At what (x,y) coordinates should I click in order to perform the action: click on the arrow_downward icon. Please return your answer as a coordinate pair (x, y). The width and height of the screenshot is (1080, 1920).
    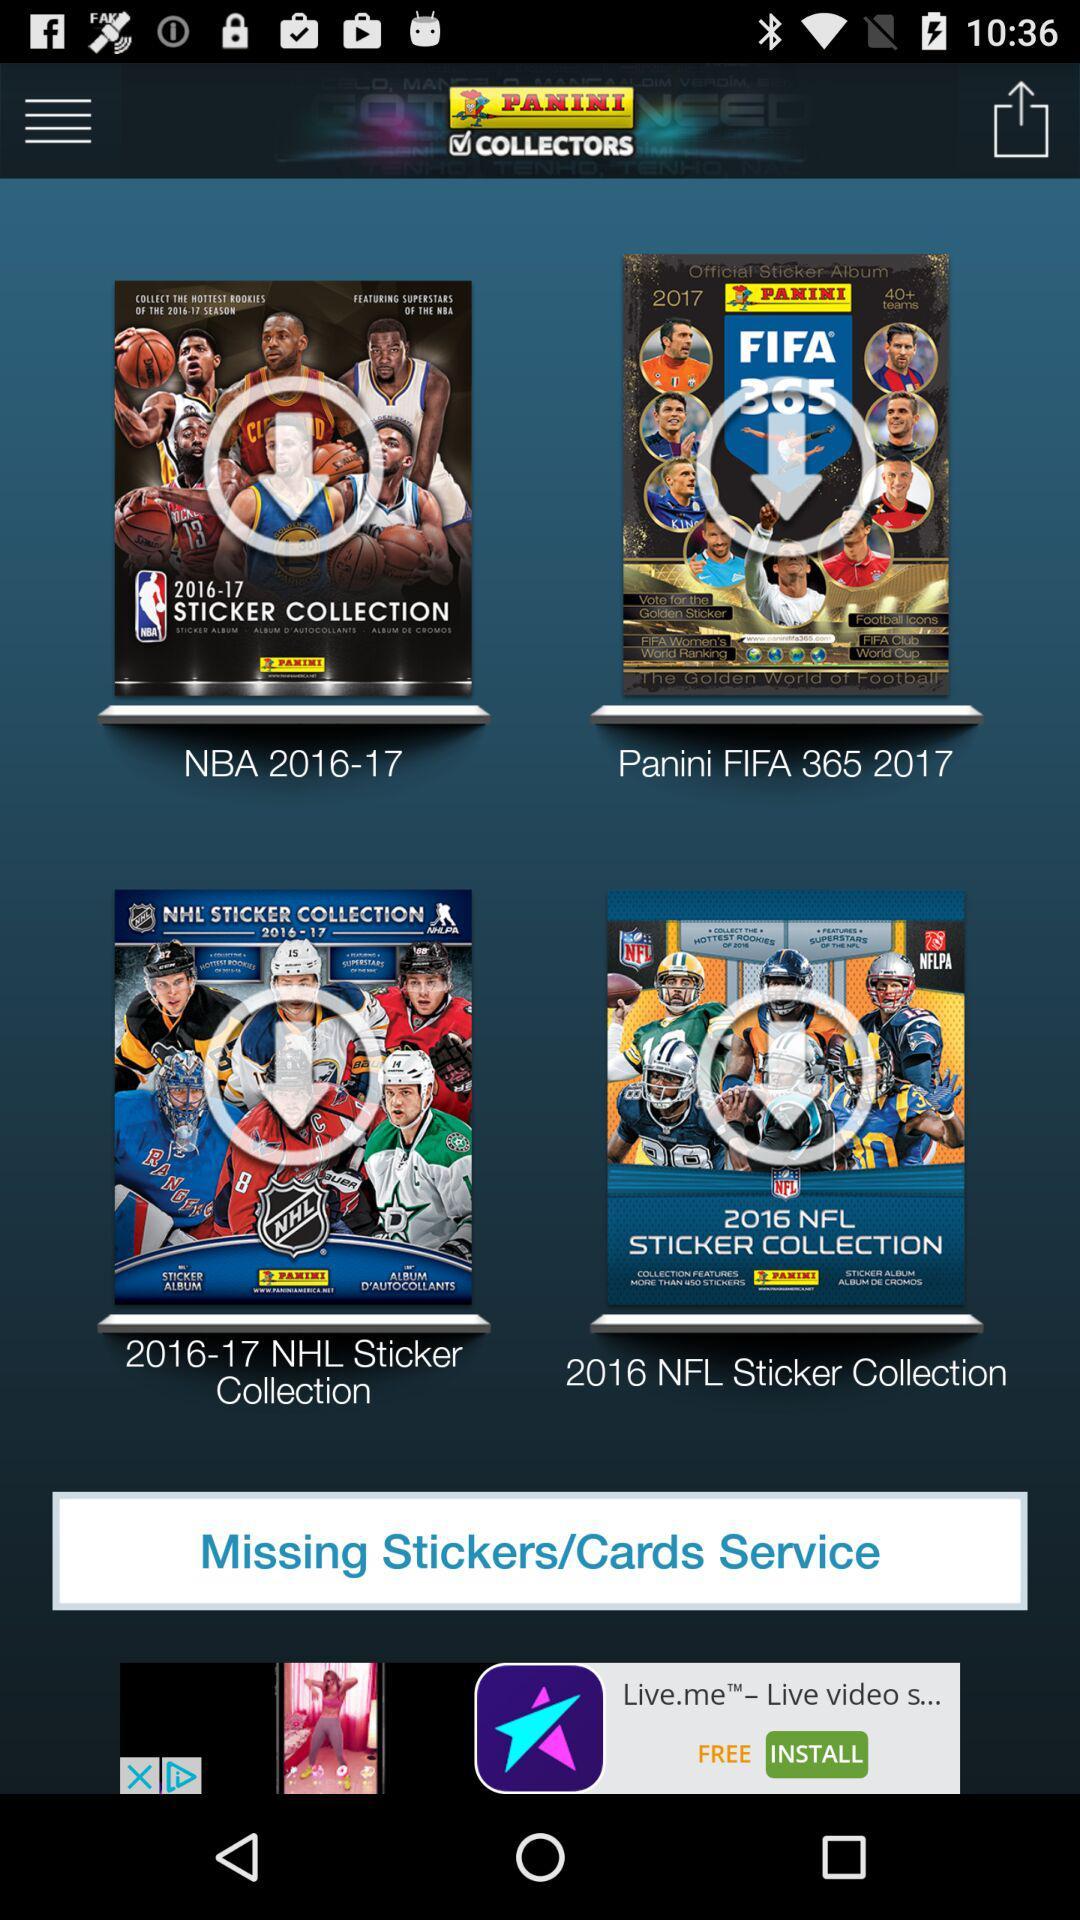
    Looking at the image, I should click on (293, 1148).